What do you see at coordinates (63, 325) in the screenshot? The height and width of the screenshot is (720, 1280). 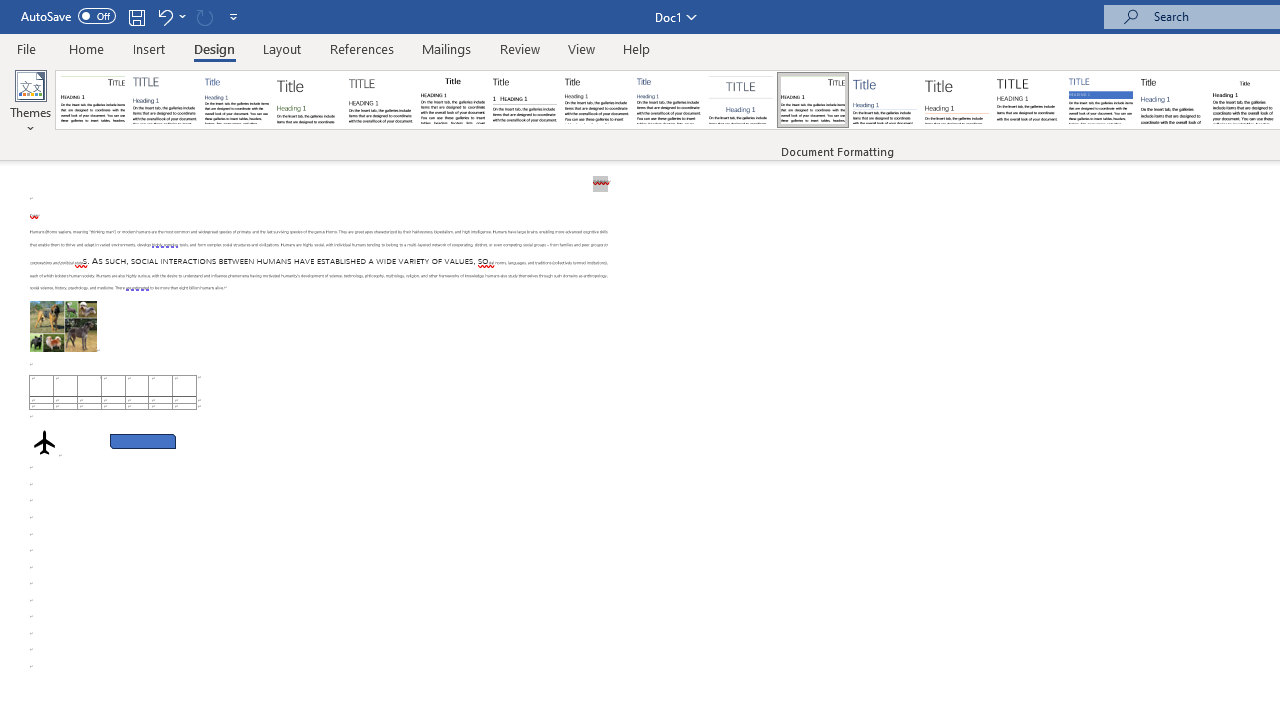 I see `'Morphological variation in six dogs'` at bounding box center [63, 325].